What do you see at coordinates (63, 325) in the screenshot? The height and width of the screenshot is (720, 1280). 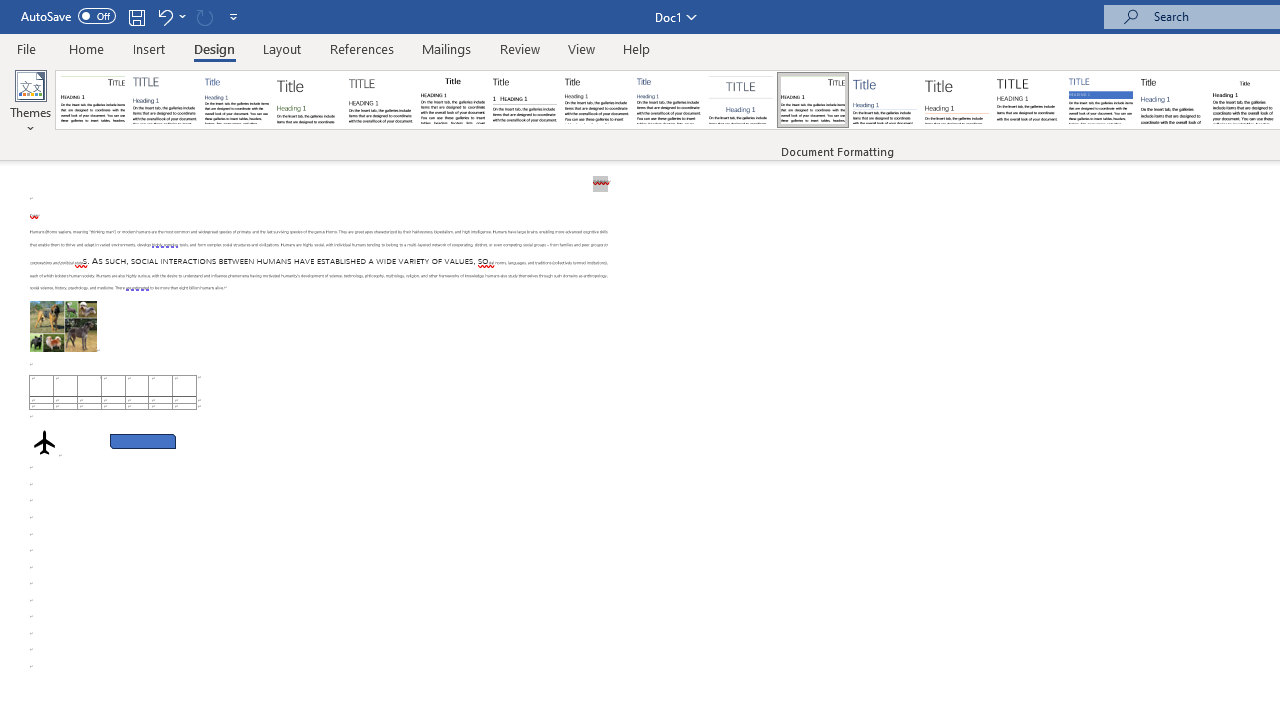 I see `'Morphological variation in six dogs'` at bounding box center [63, 325].